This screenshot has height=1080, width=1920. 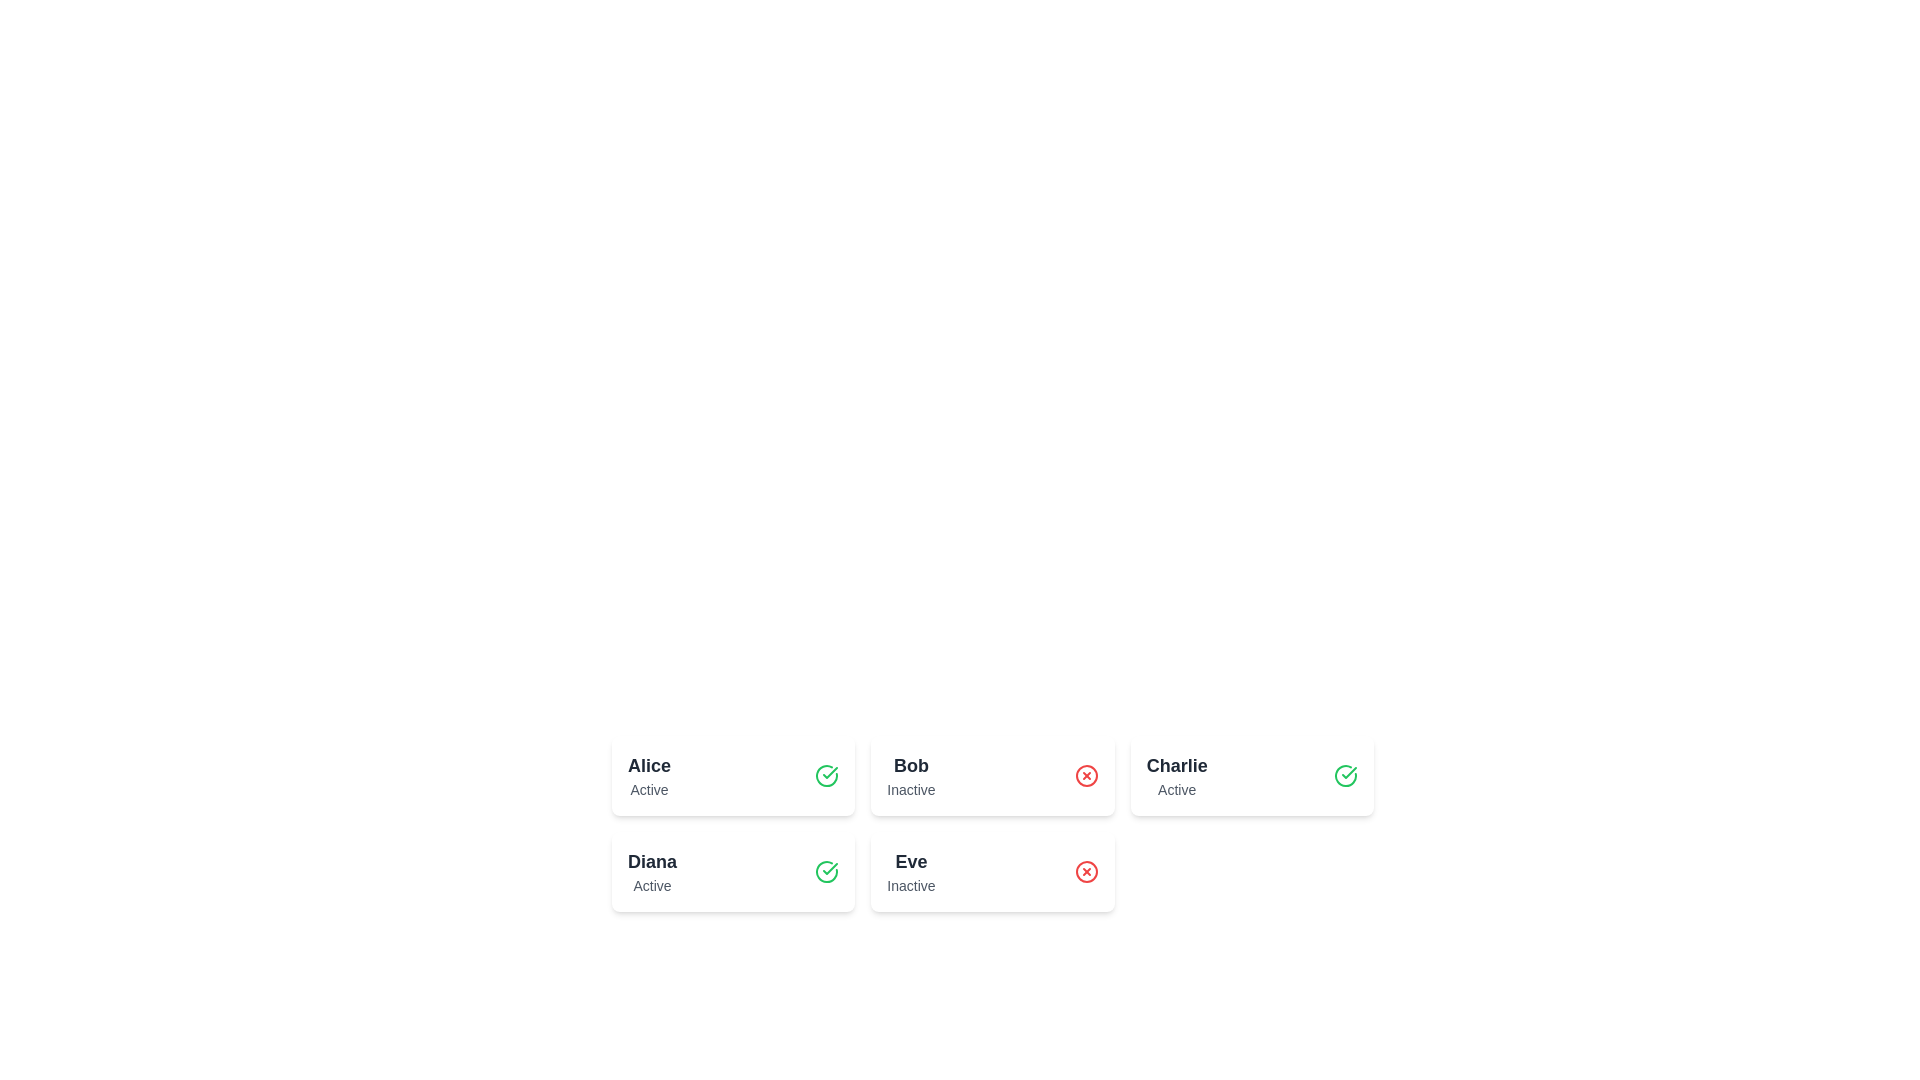 I want to click on status text element indicating Bob's activity level, which is positioned directly beneath the name 'Bob' in the user status grid, so click(x=910, y=789).